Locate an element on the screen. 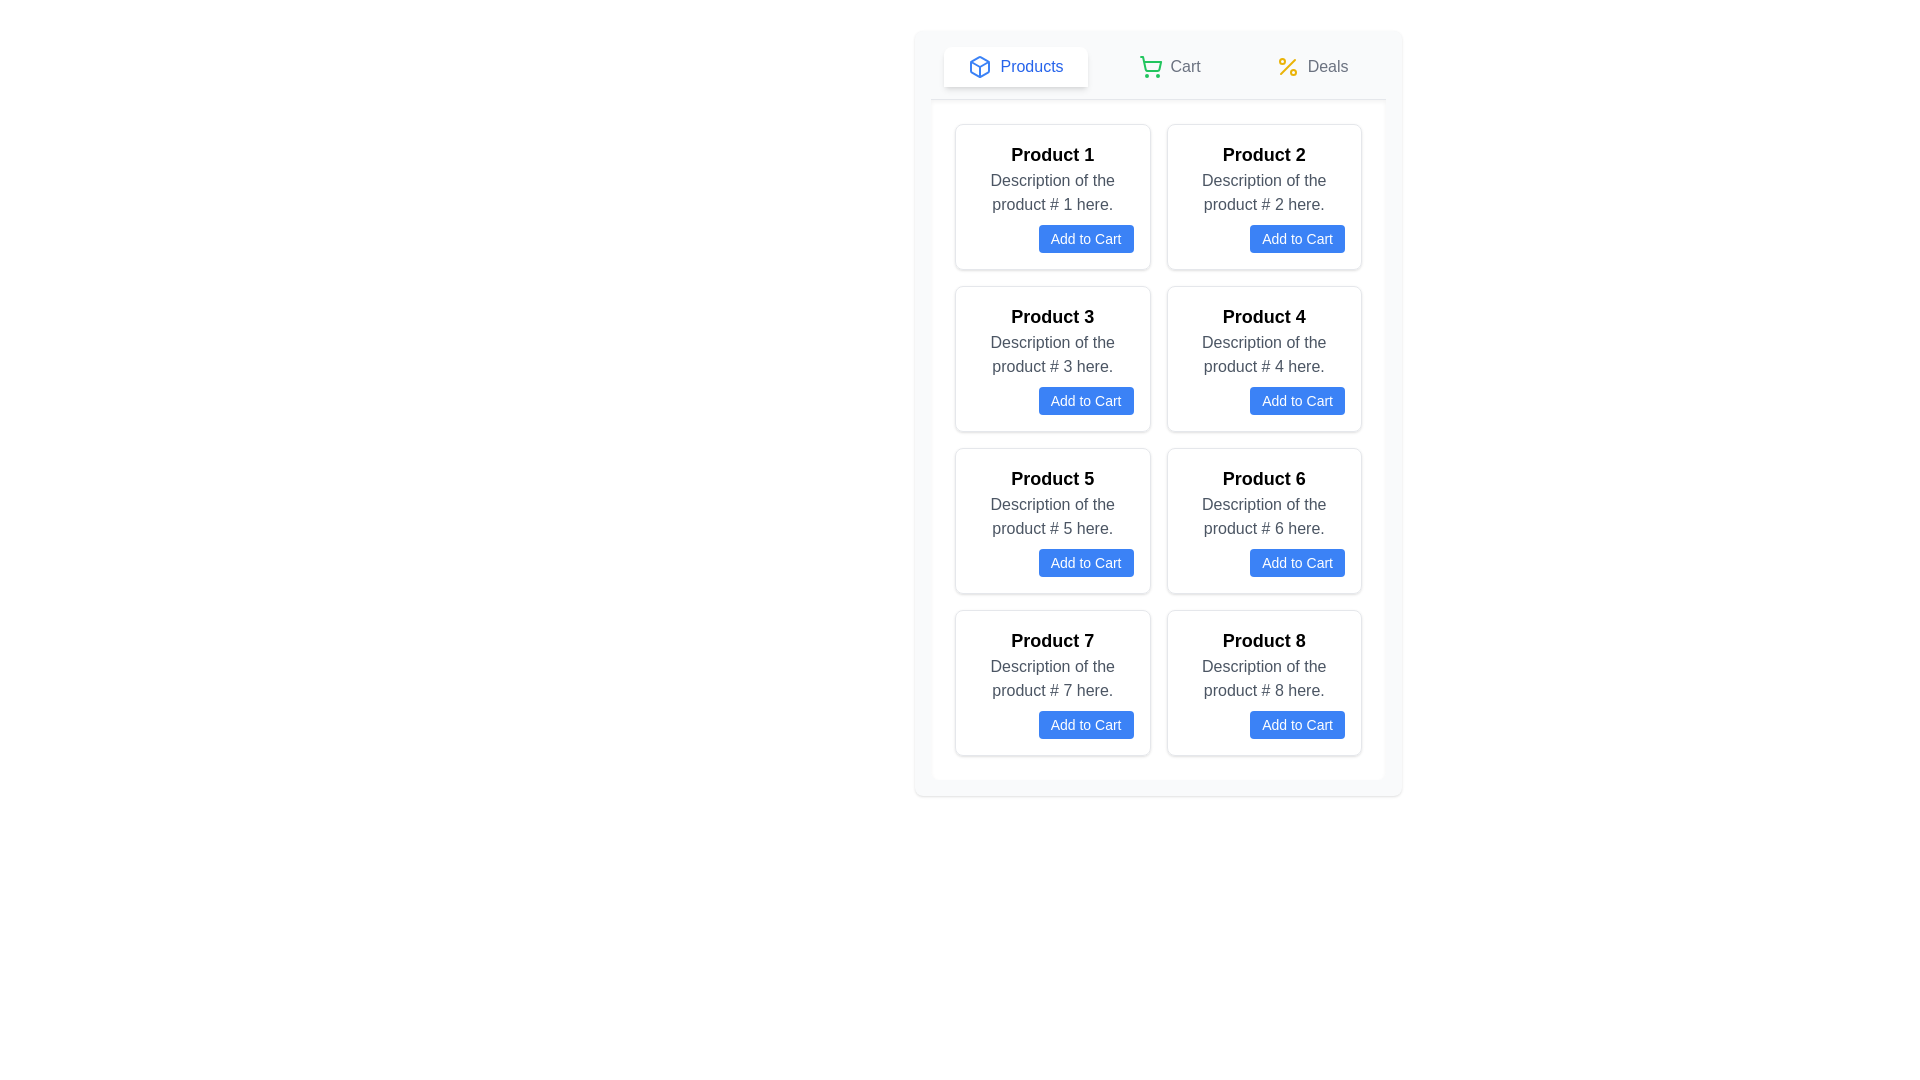  the 'Add to Cart' button for 'Product 1' is located at coordinates (1085, 238).